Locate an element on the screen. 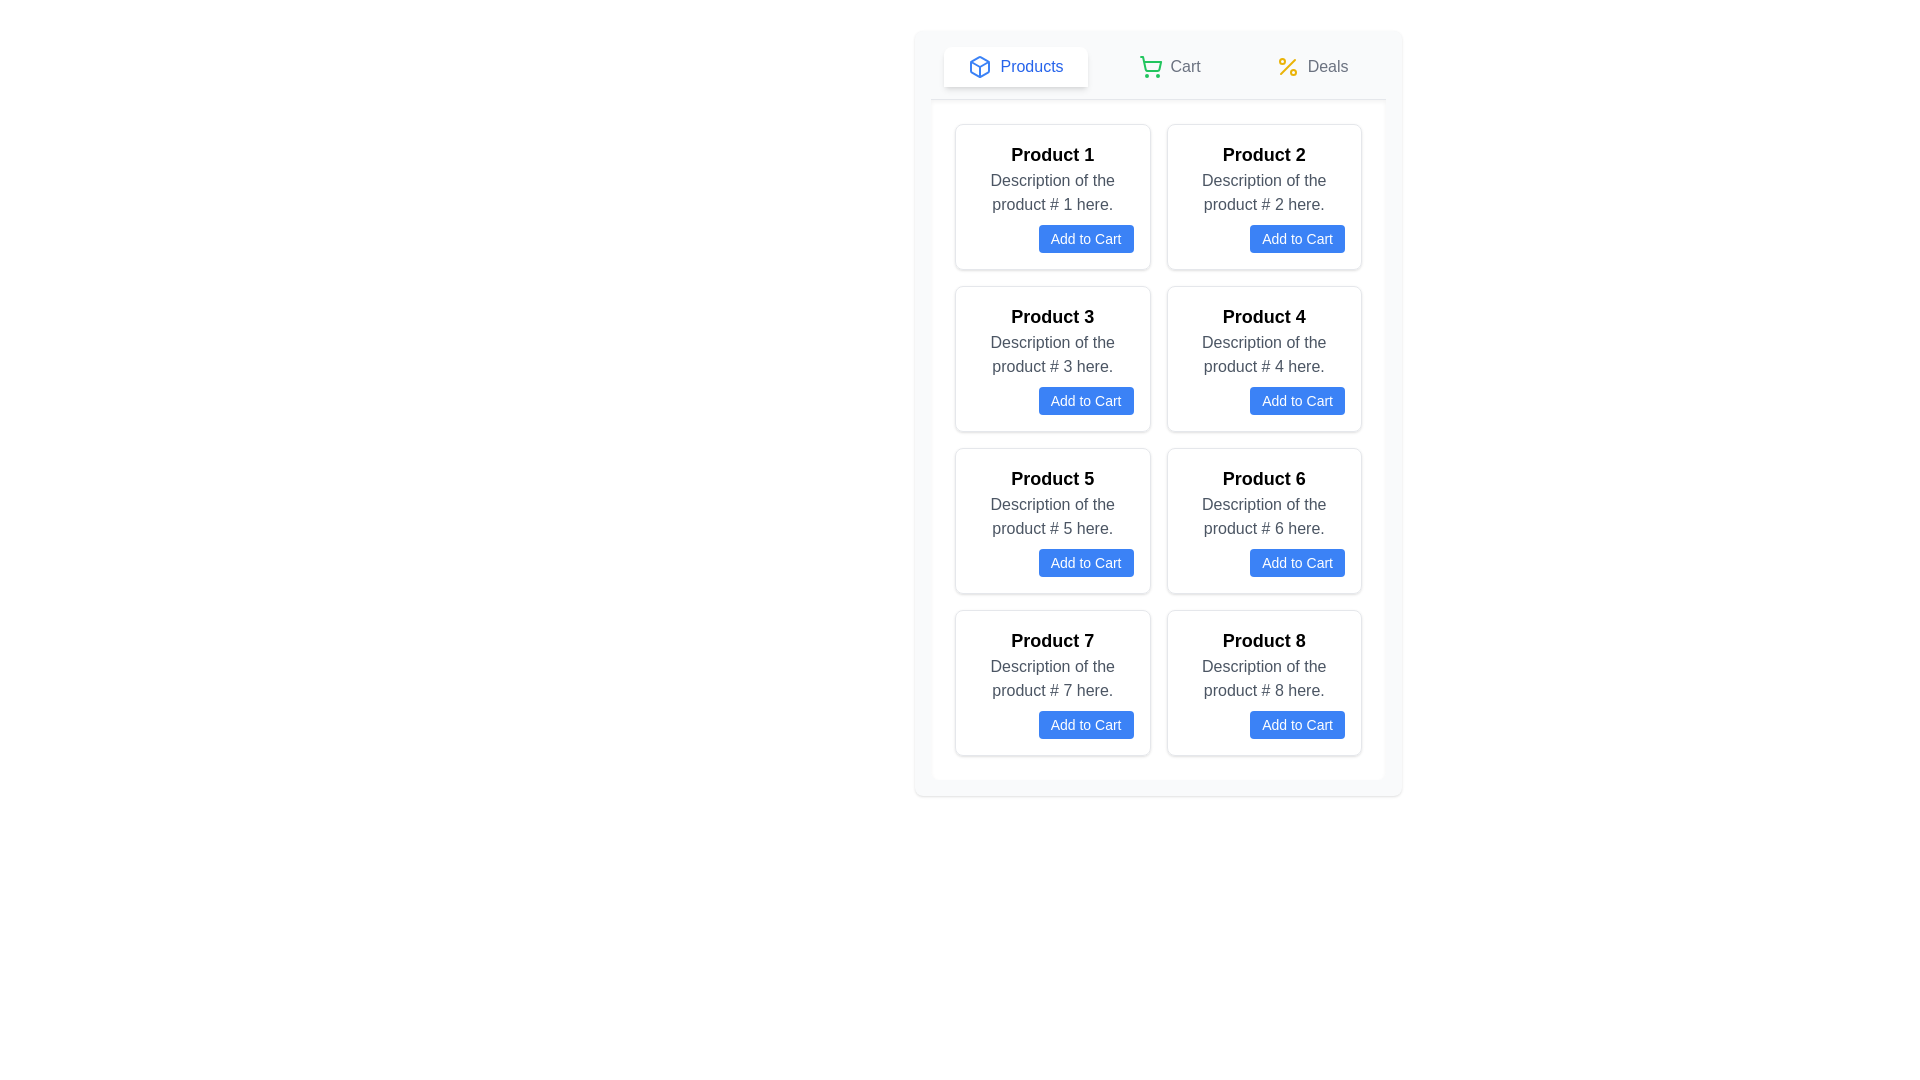  the 'Add to Cart' button for 'Product 1' is located at coordinates (1085, 238).